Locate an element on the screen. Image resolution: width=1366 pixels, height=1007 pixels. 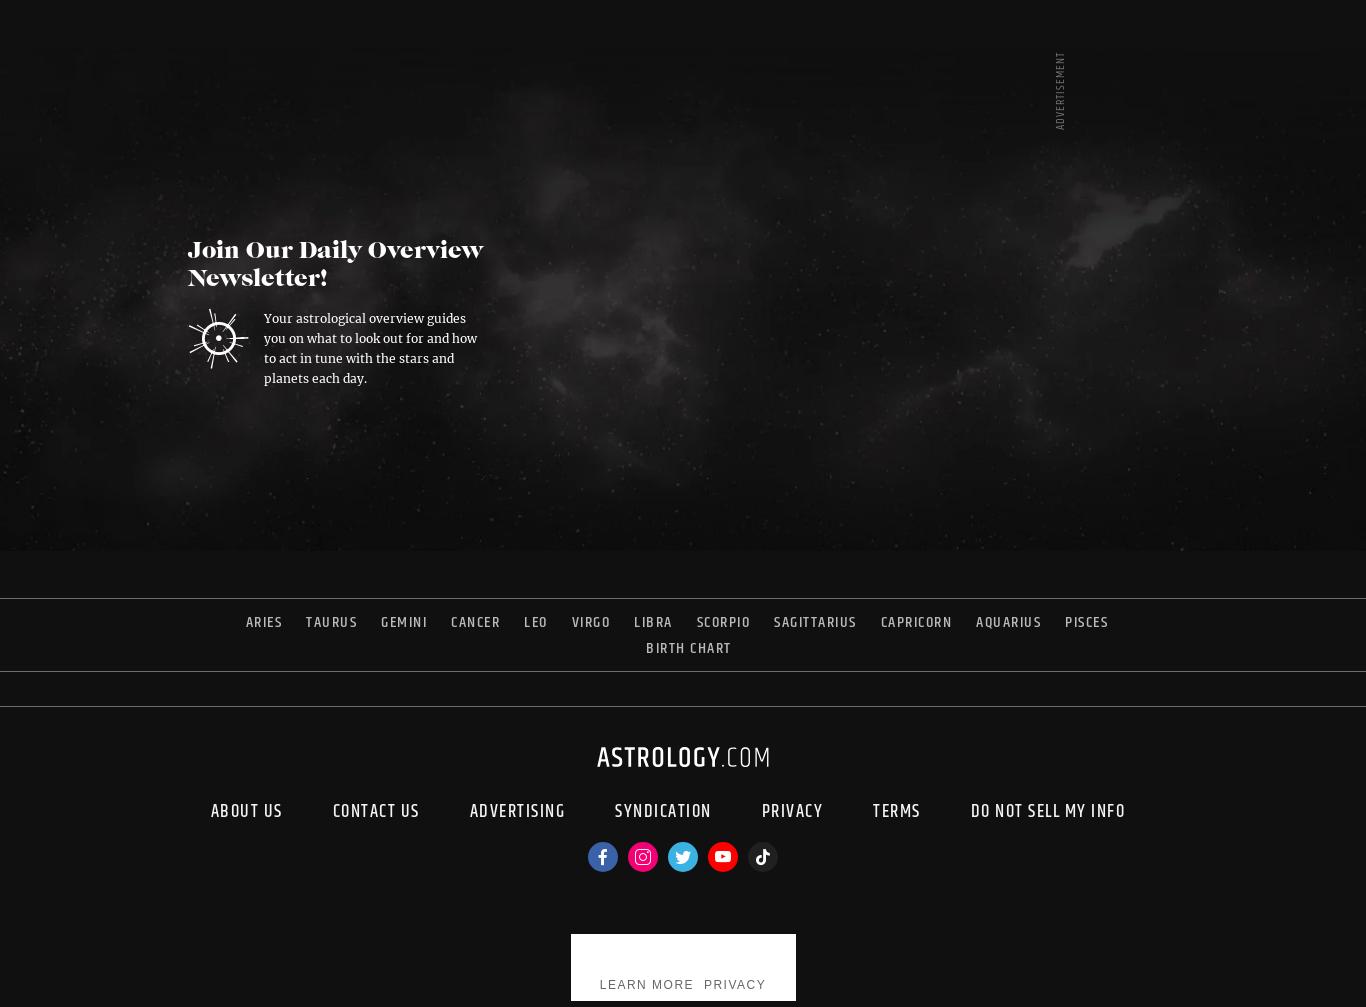
'Scorpio' is located at coordinates (723, 620).